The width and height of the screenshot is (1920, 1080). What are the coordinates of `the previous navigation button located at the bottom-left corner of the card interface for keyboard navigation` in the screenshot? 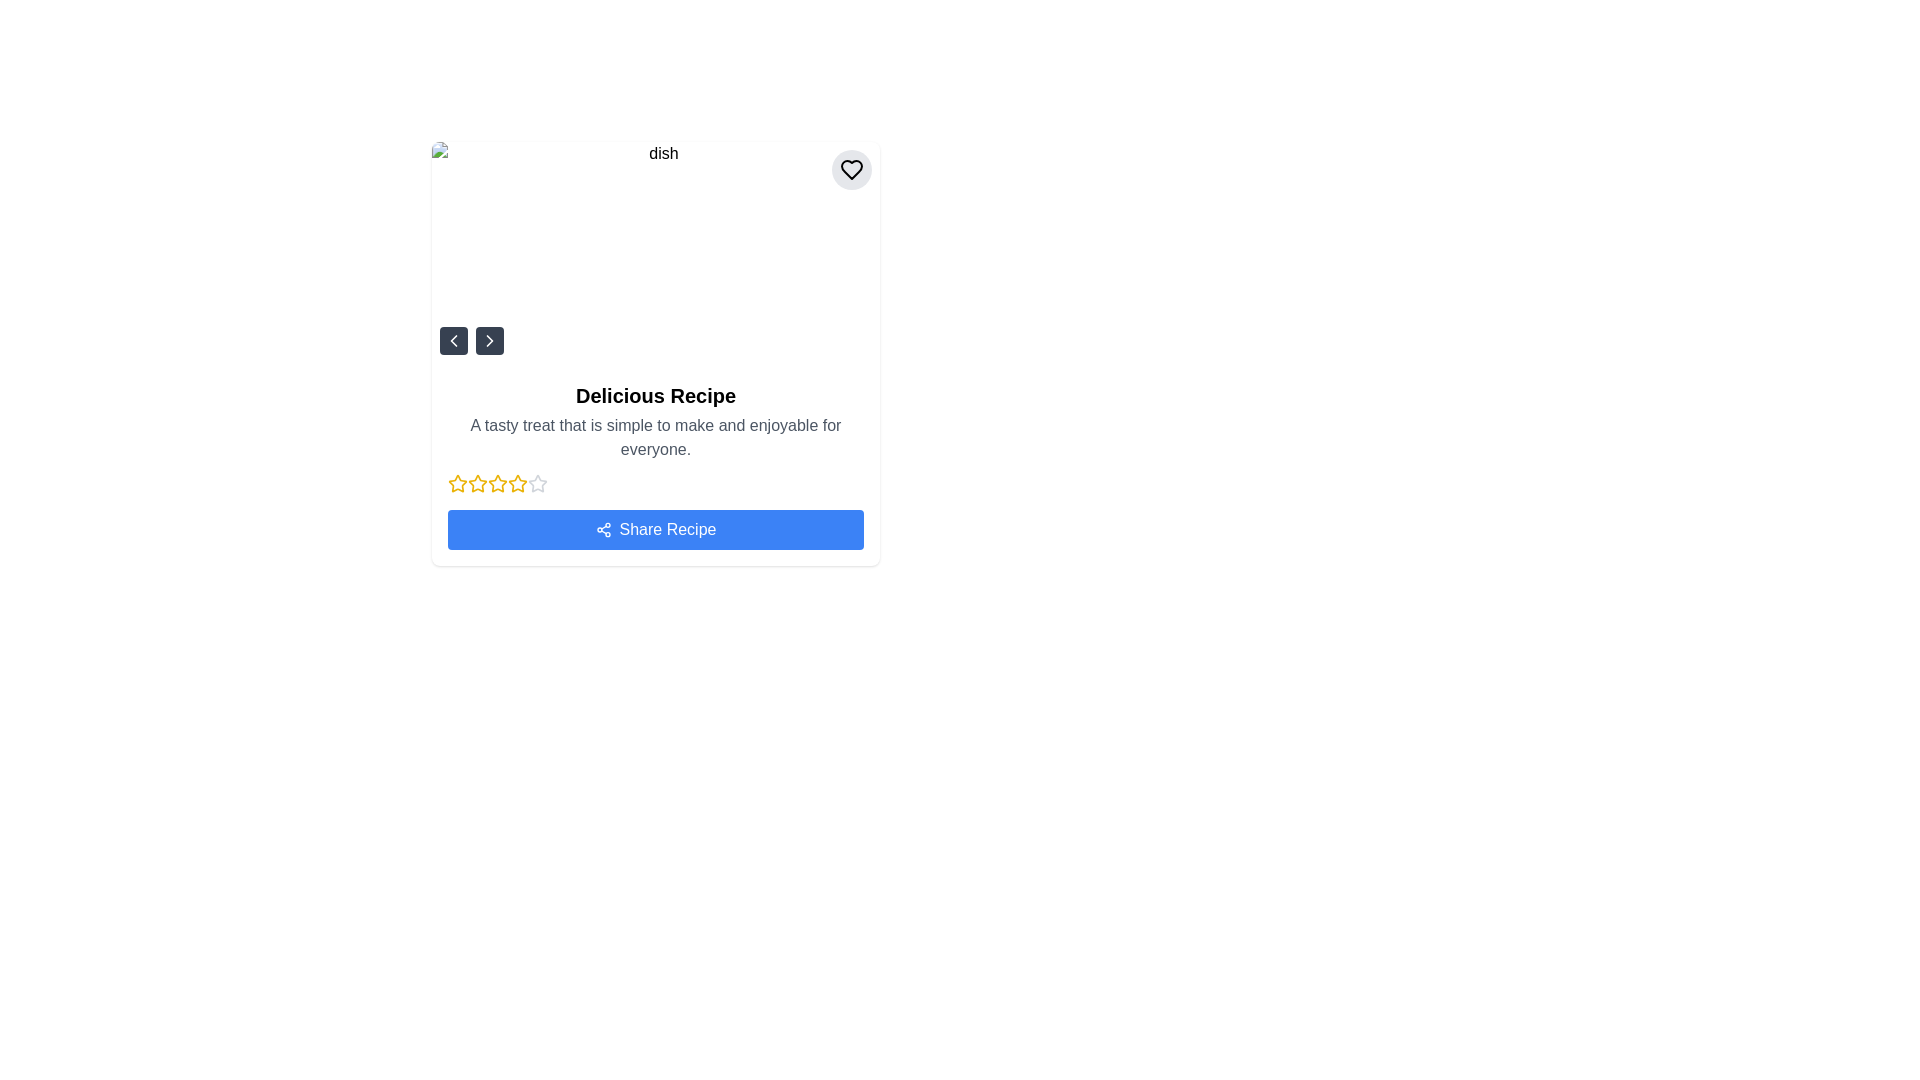 It's located at (453, 339).